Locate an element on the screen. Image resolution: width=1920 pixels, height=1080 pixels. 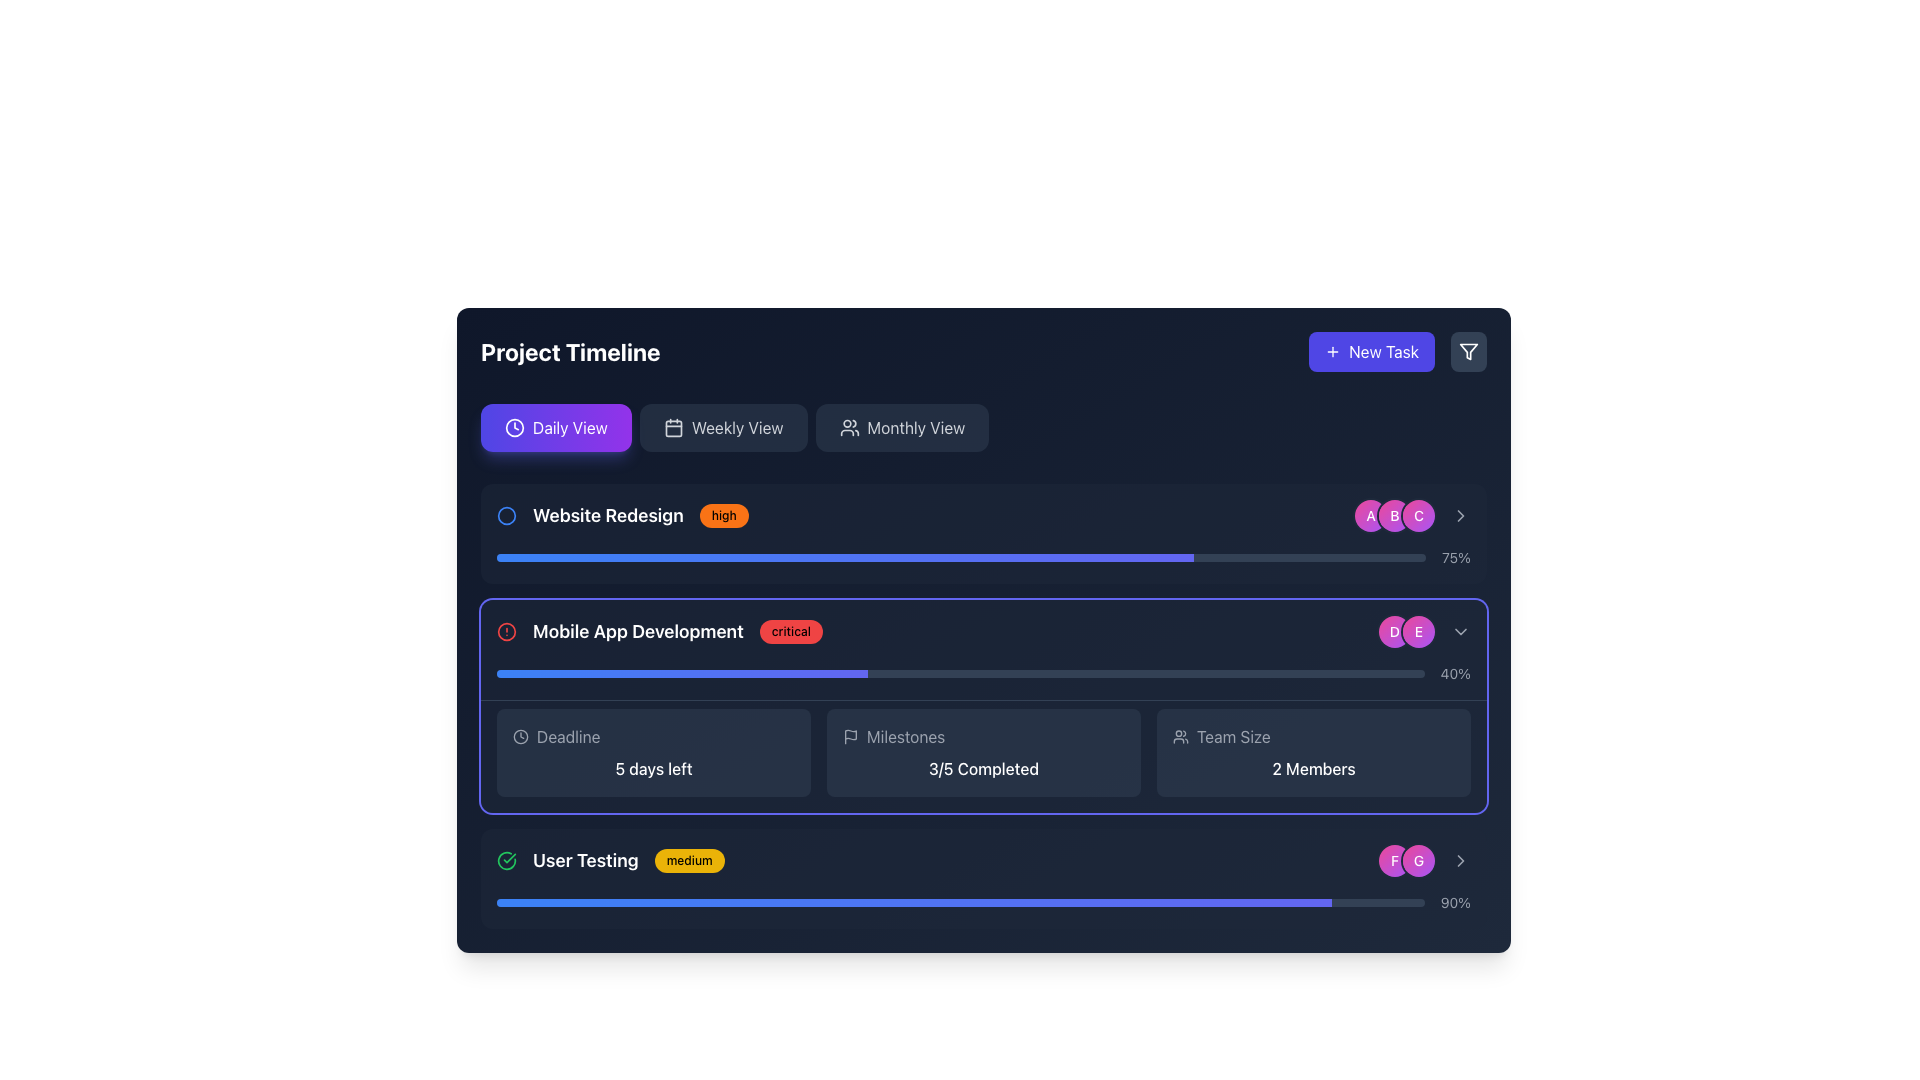
the static text display that shows '2 Members' within the 'Team Size' section of the dashboard is located at coordinates (1314, 767).